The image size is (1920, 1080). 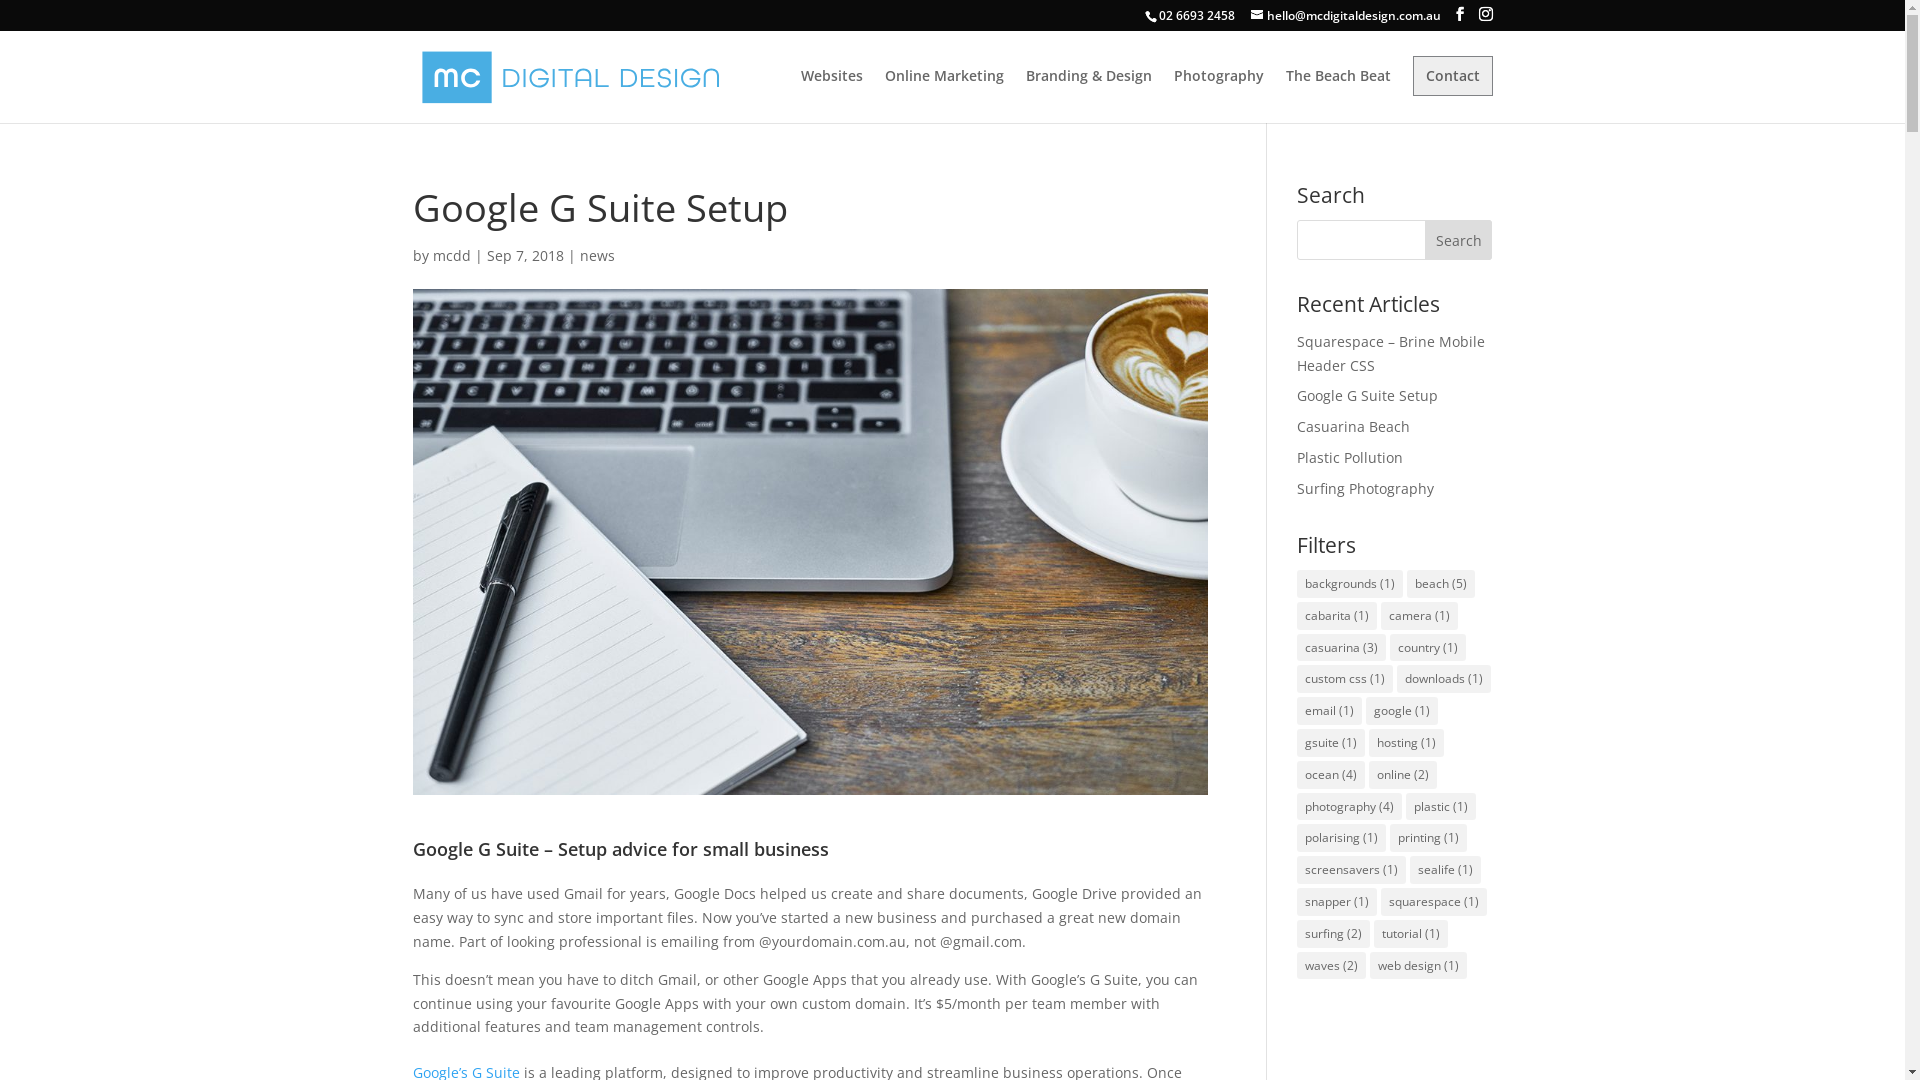 What do you see at coordinates (1296, 774) in the screenshot?
I see `'ocean (4)'` at bounding box center [1296, 774].